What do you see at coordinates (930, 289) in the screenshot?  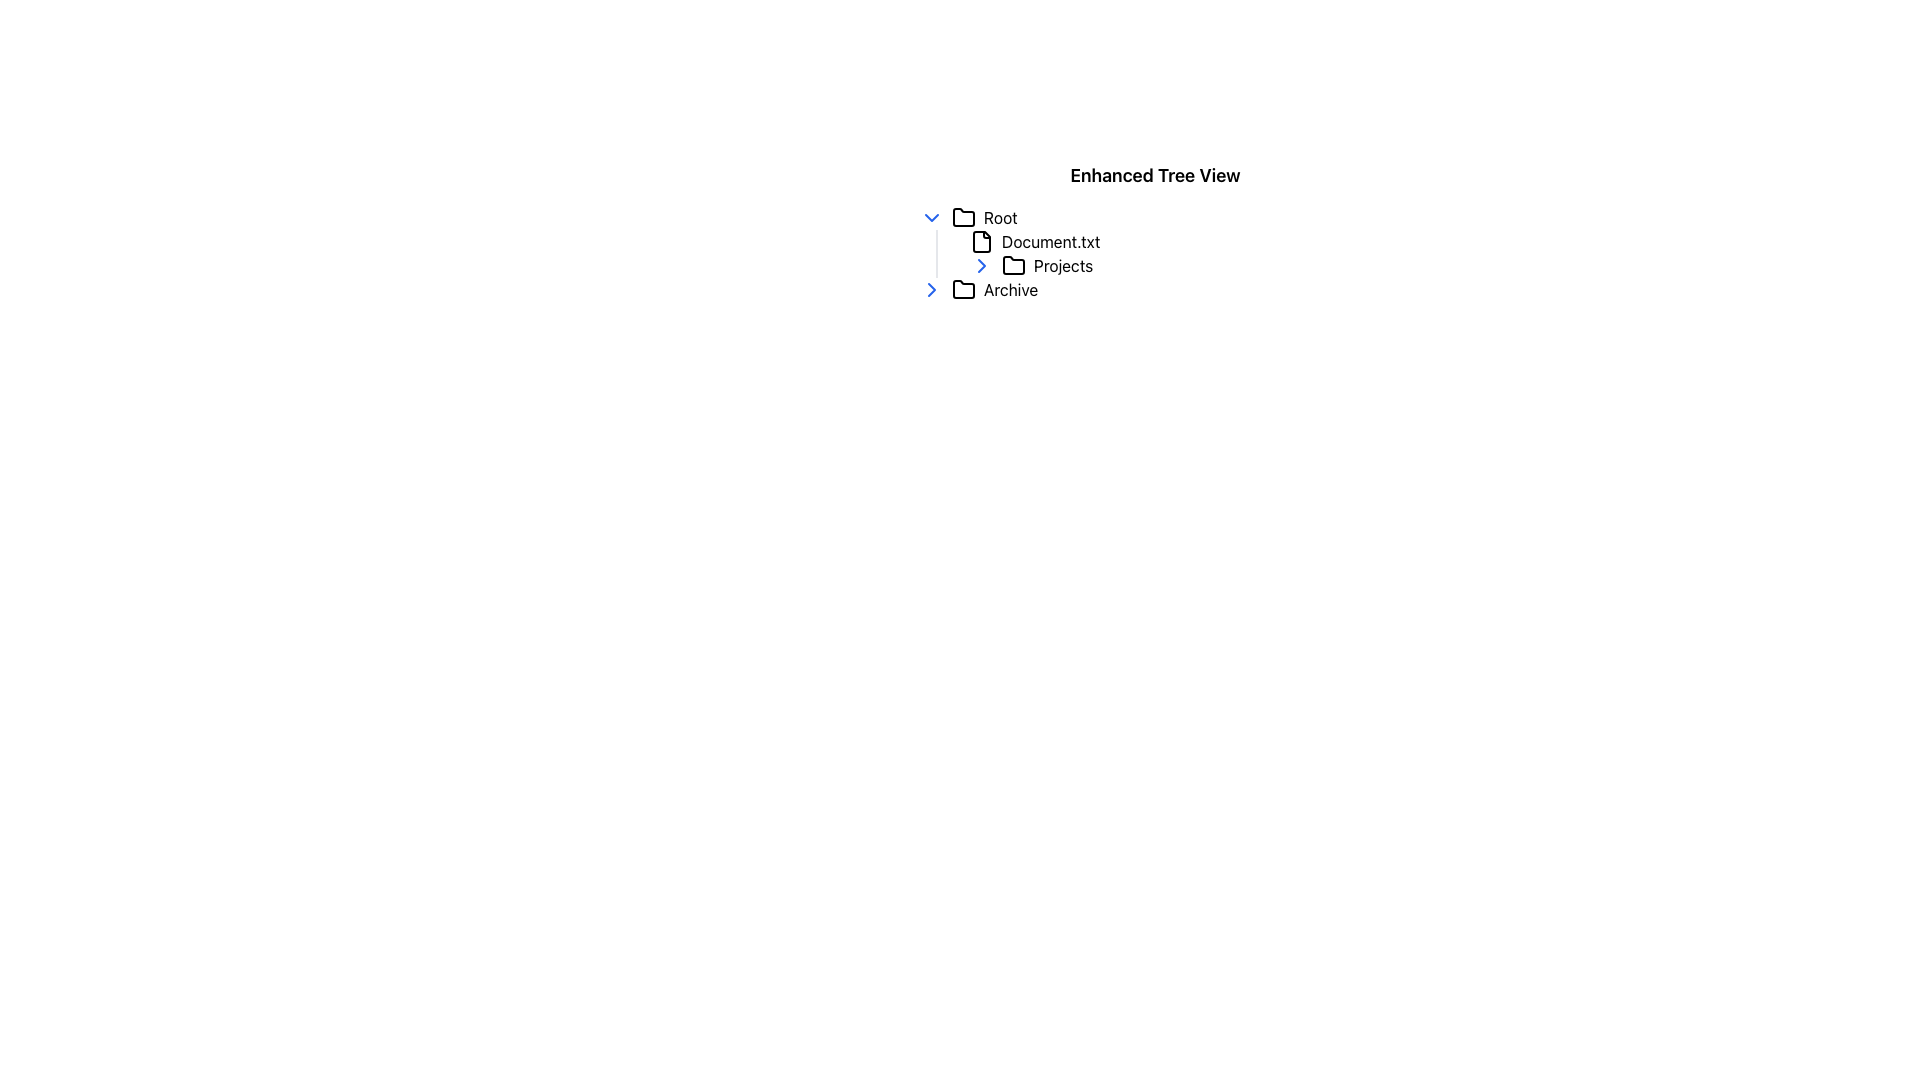 I see `the right-pointing chevron icon next to the word 'Archive' to trigger its hover state` at bounding box center [930, 289].